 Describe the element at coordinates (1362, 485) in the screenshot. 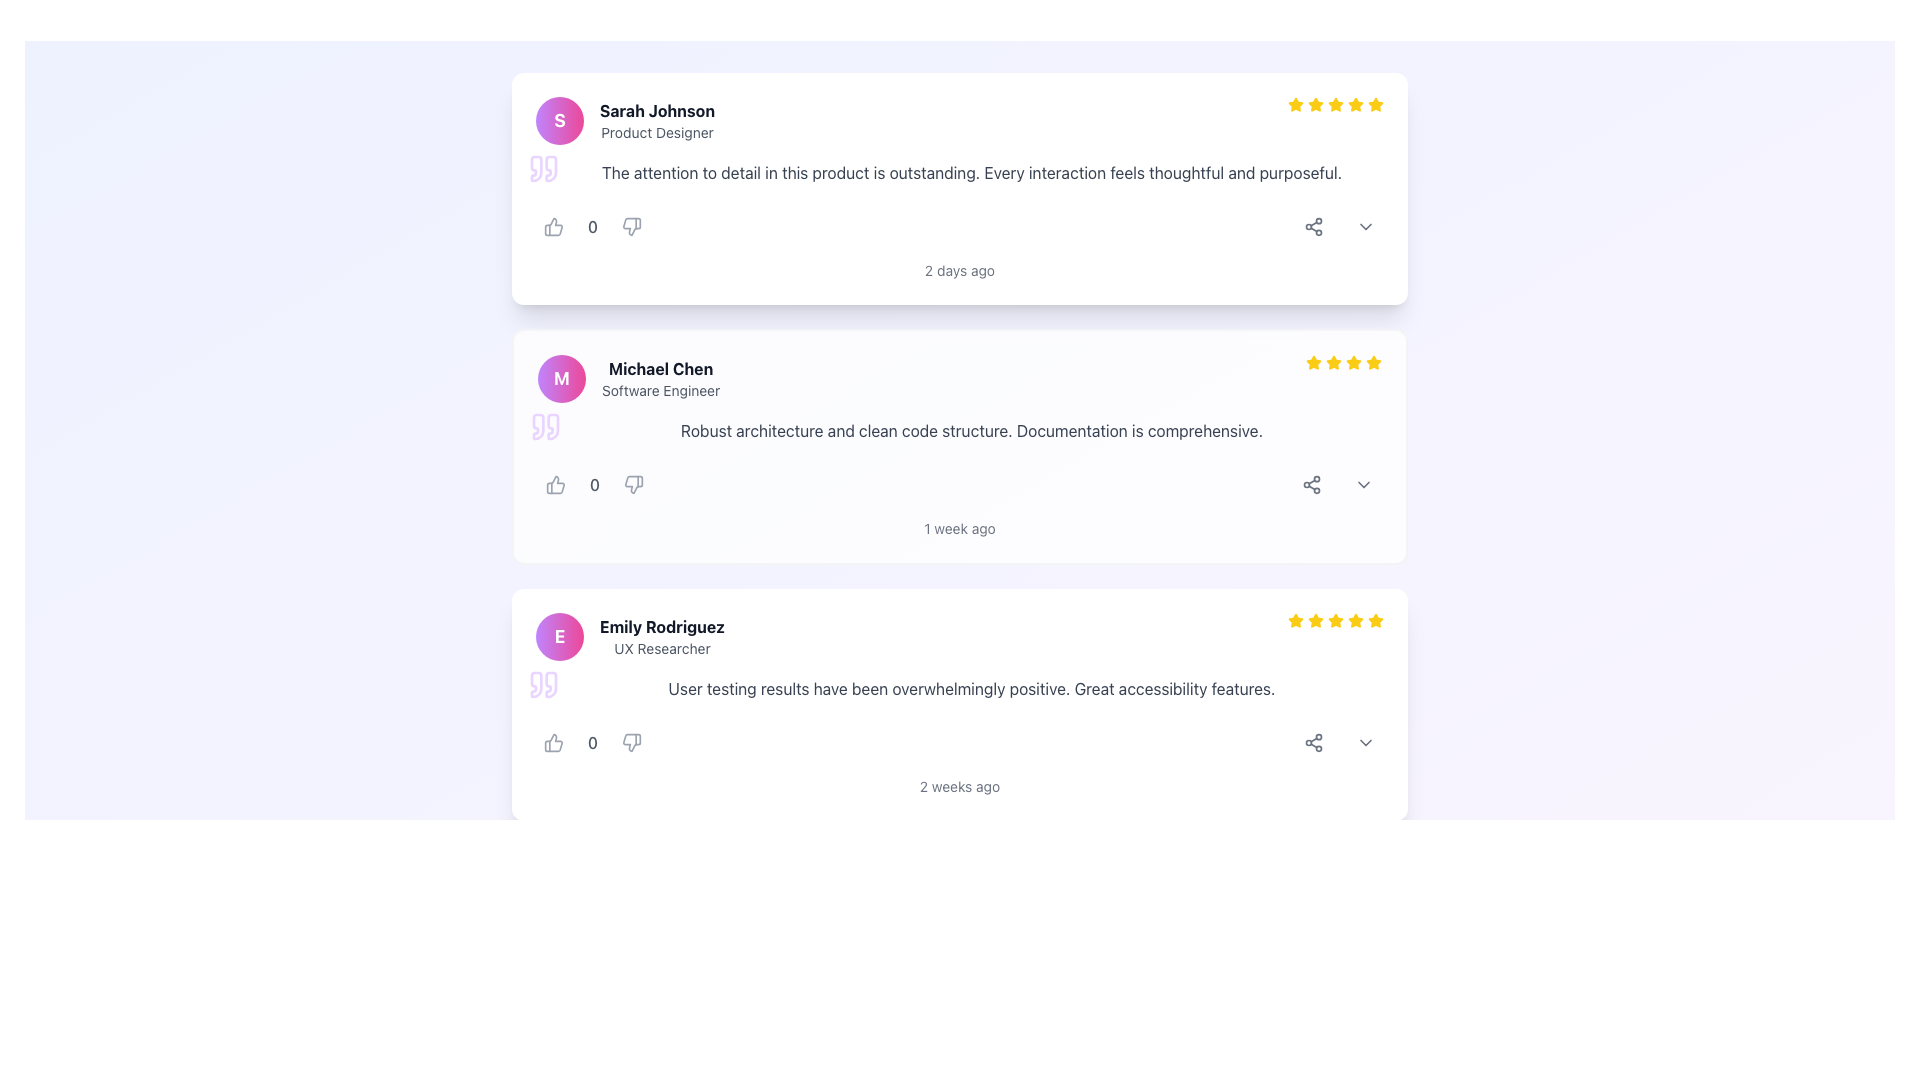

I see `the circular button with a chevron-down arrow icon located in the top-right corner of the comment card` at that location.